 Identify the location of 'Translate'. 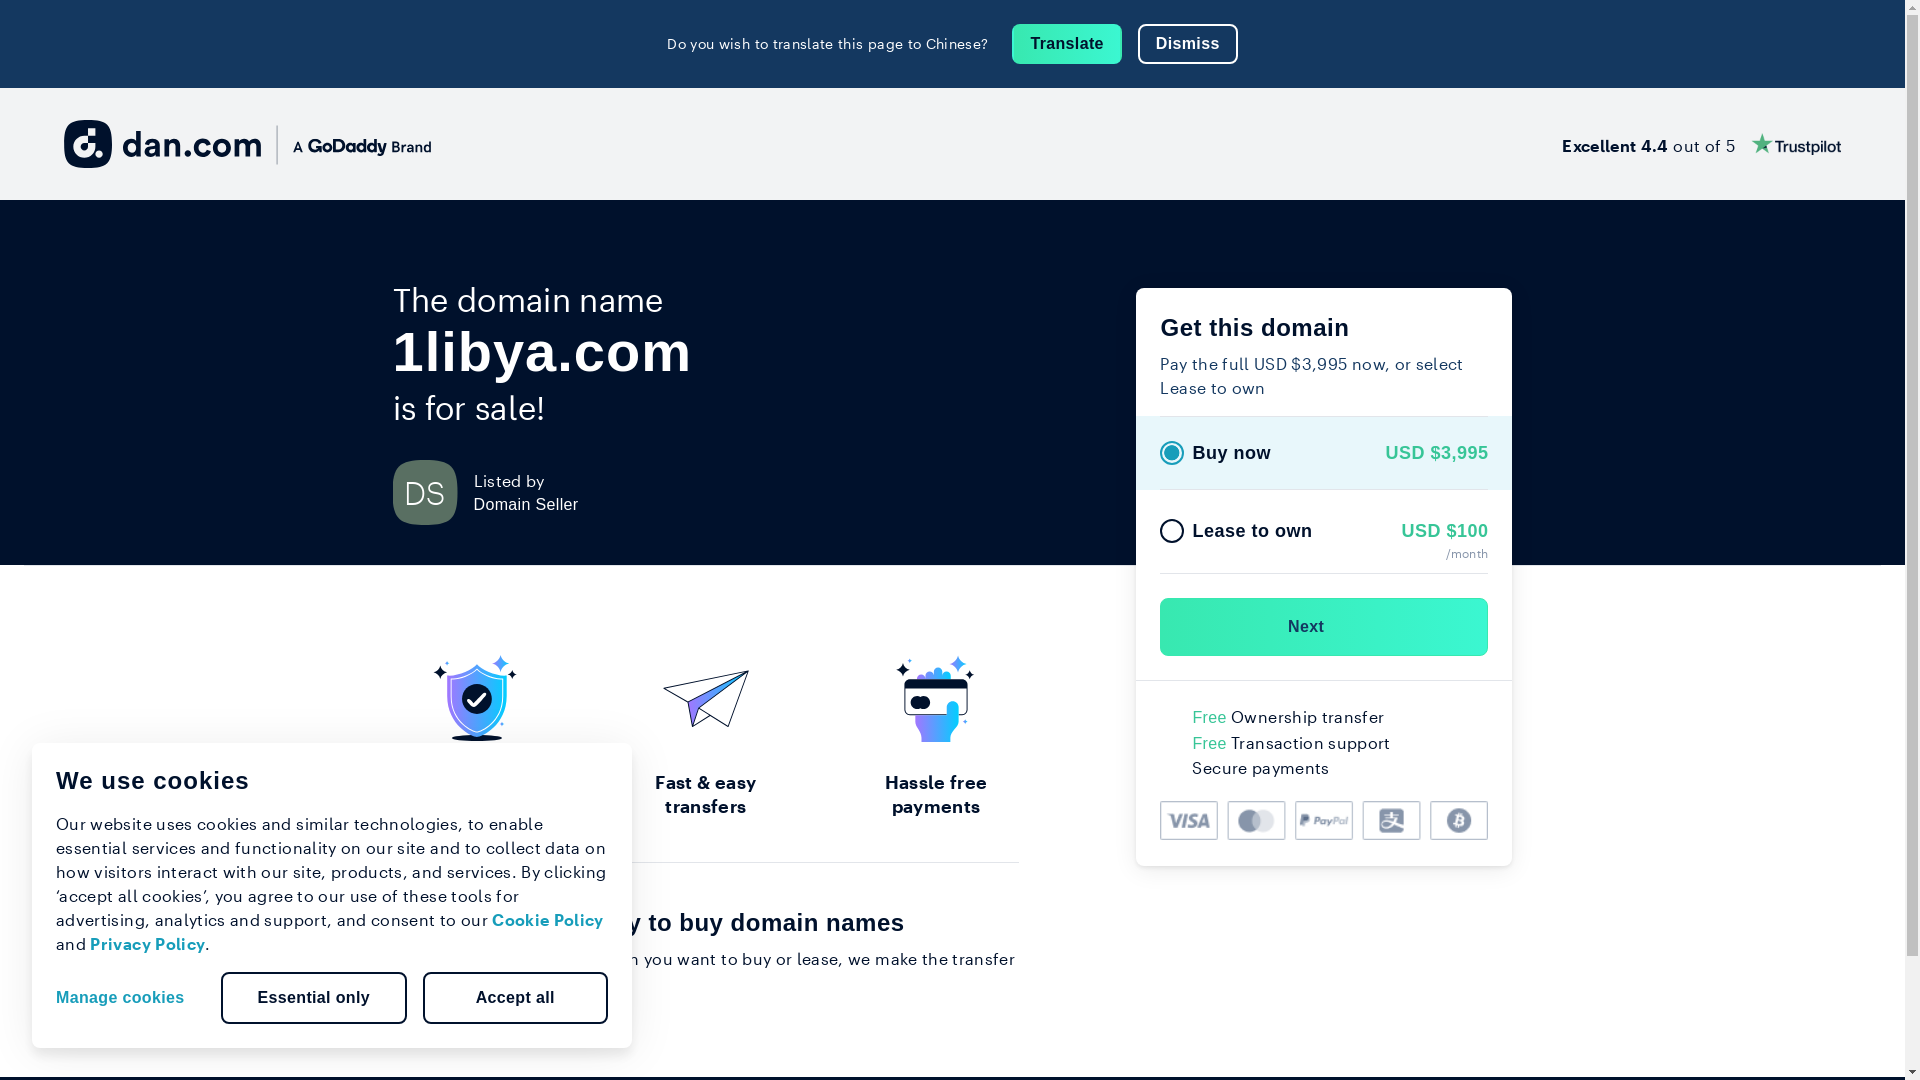
(1065, 43).